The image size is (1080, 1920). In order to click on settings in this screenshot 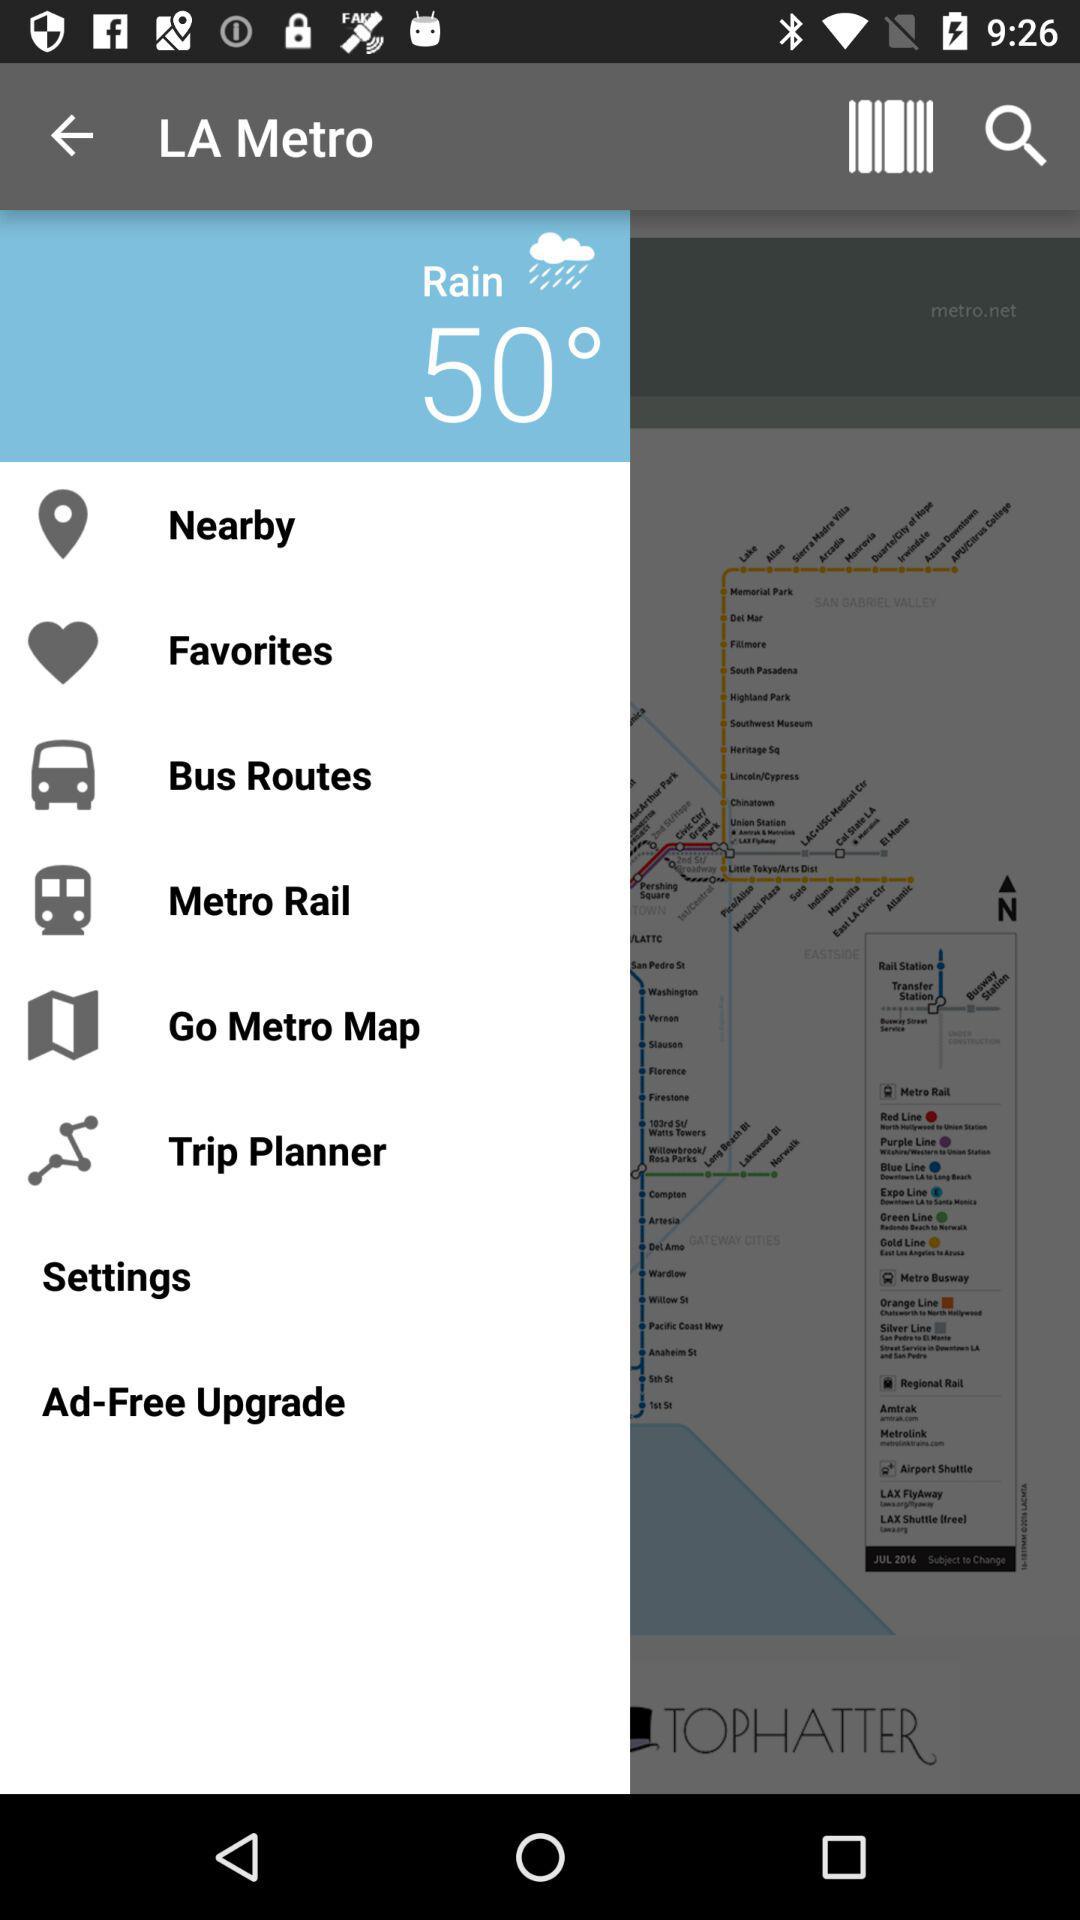, I will do `click(315, 1274)`.